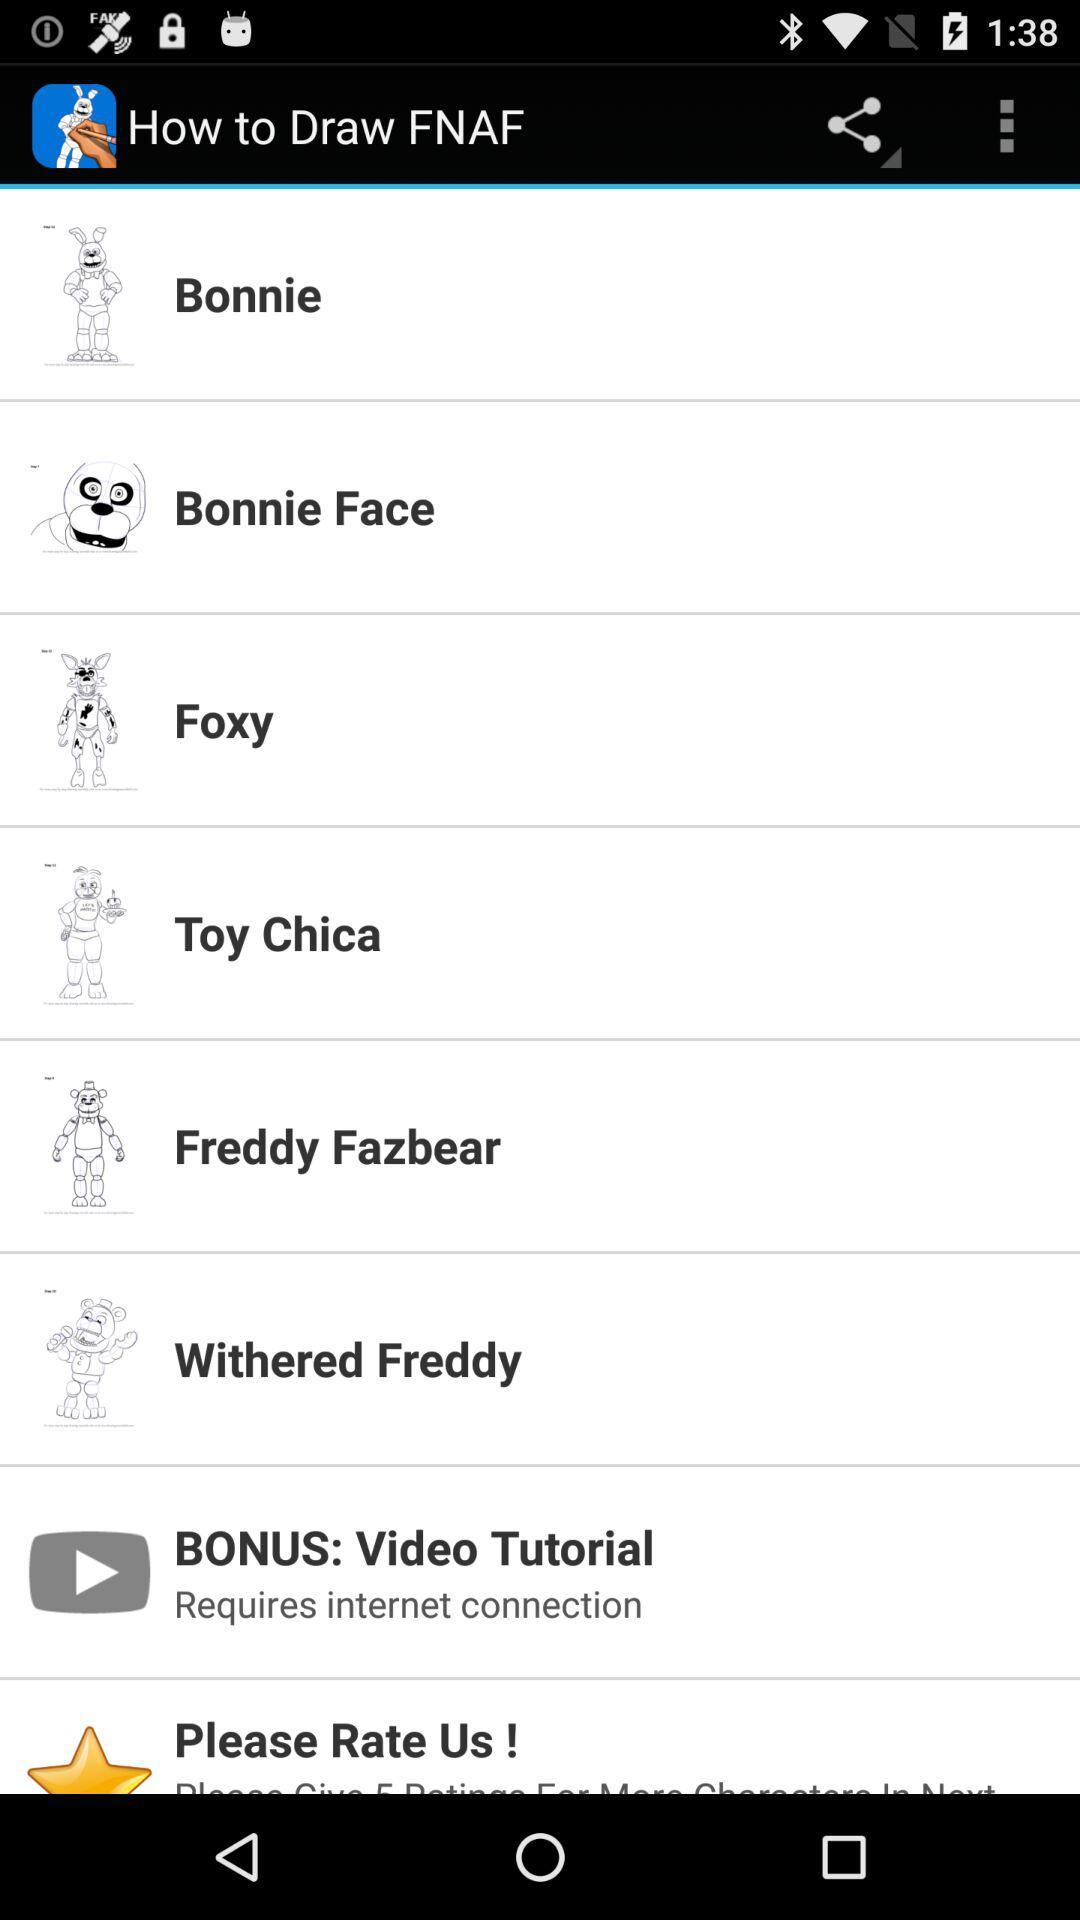 This screenshot has height=1920, width=1080. What do you see at coordinates (613, 1782) in the screenshot?
I see `the please give 5 icon` at bounding box center [613, 1782].